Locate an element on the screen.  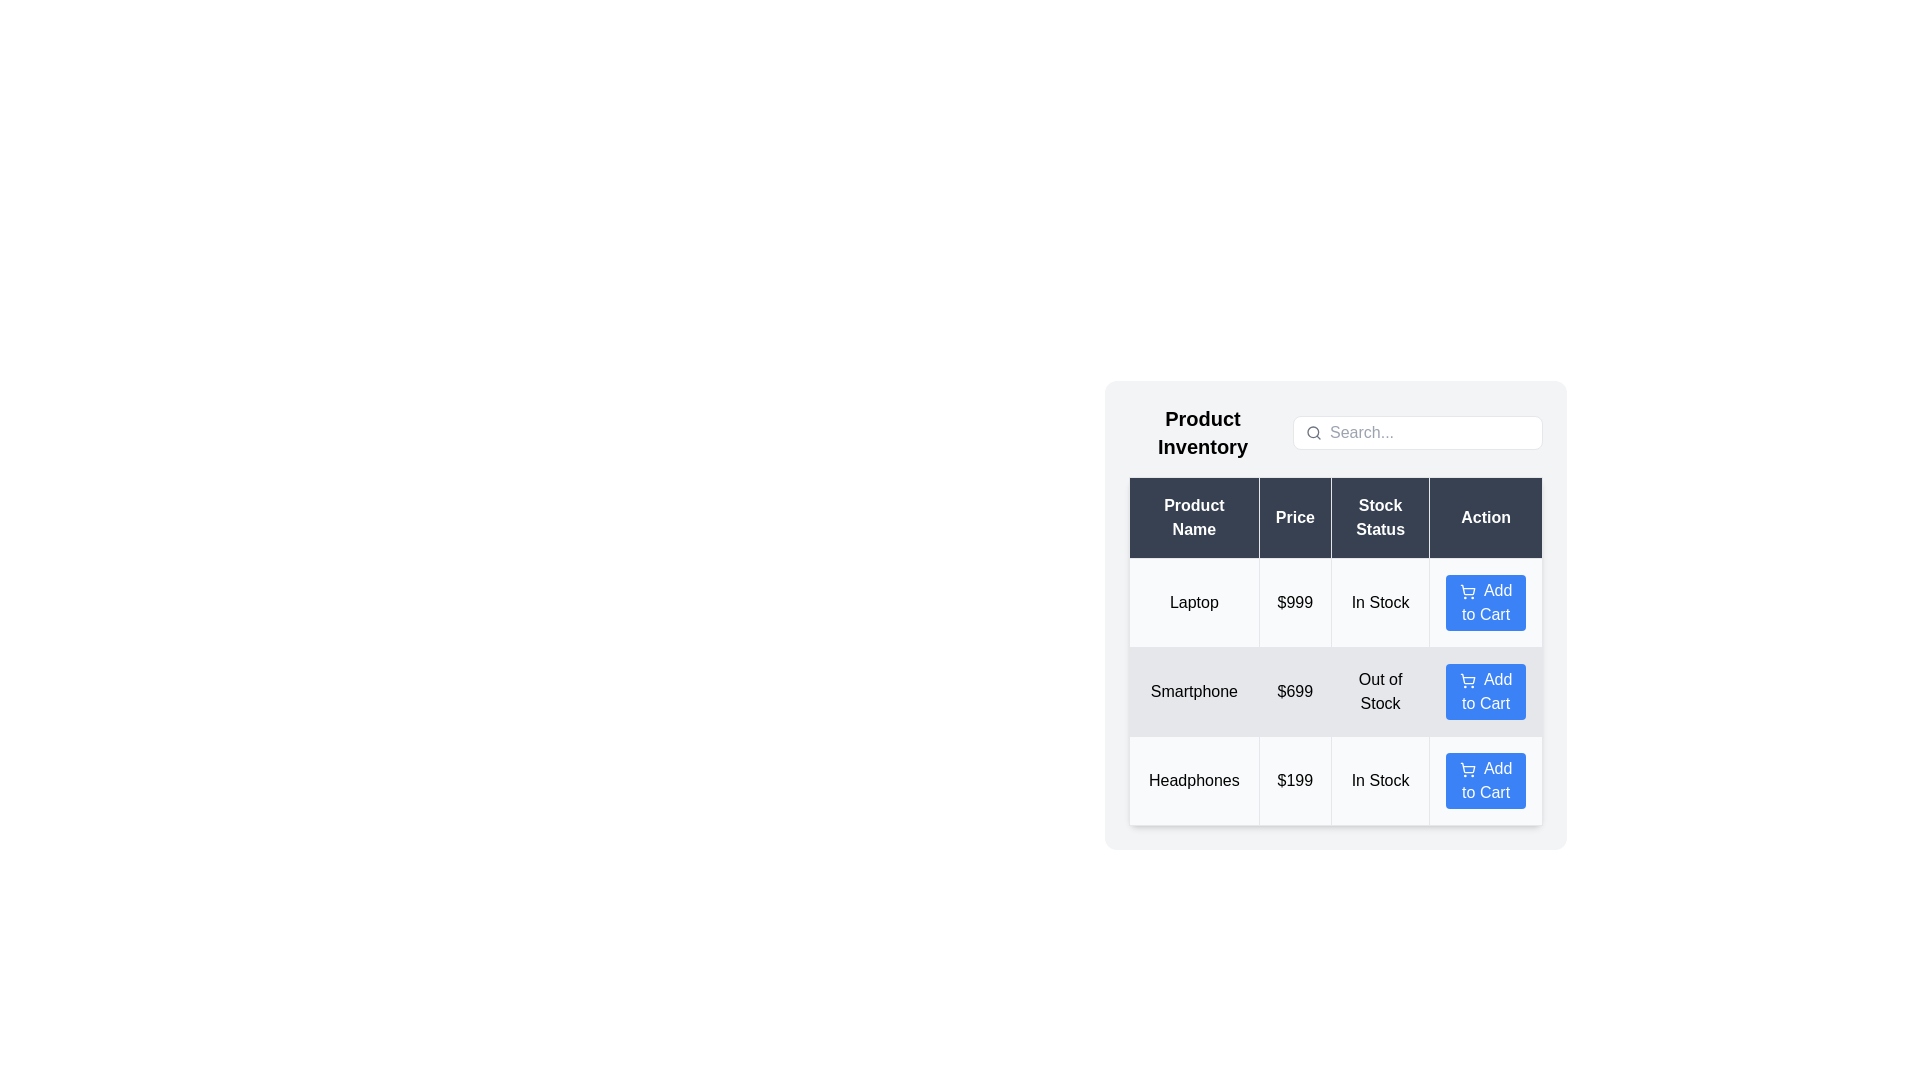
'Add to Cart' button for the product named 'Headphones' is located at coordinates (1486, 779).